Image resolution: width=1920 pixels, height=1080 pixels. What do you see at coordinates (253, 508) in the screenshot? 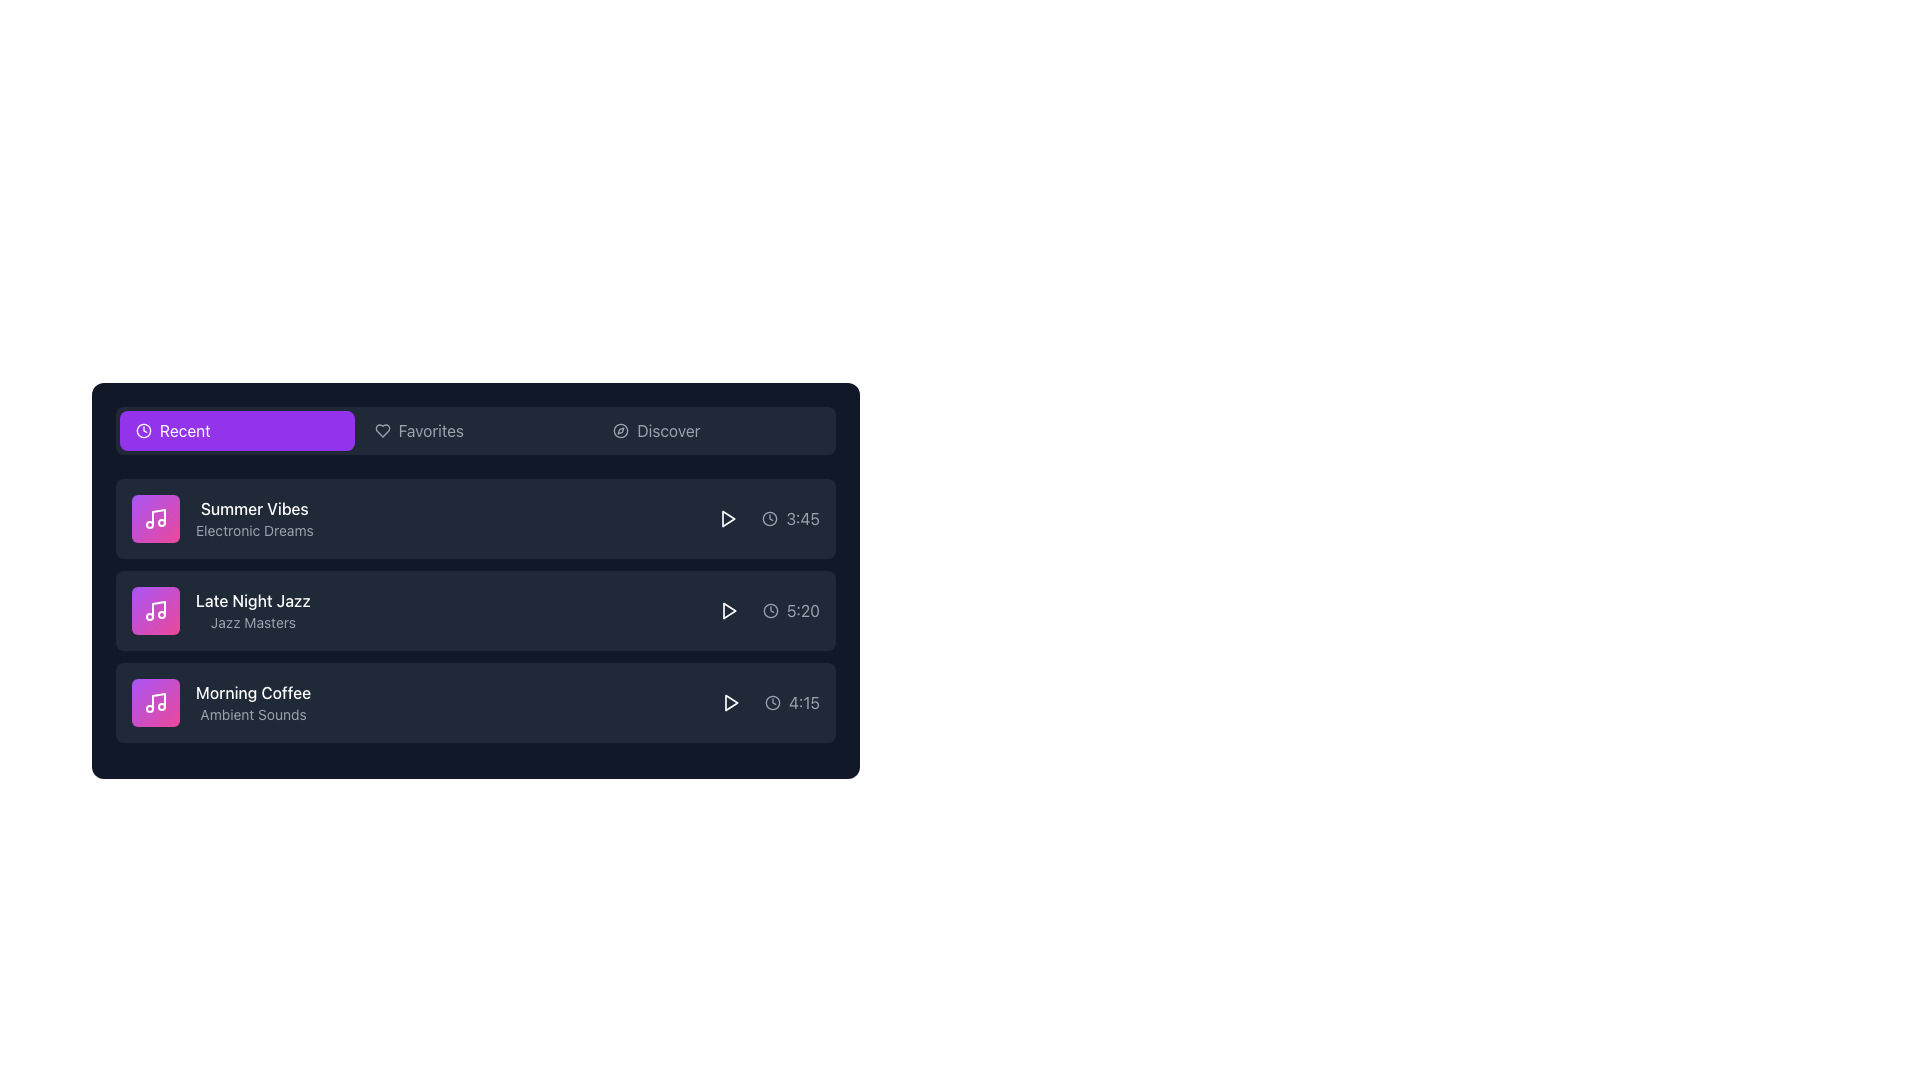
I see `text label 'Summer Vibes' which is styled with a white font and positioned in a list under the 'Recent' tab, above the 'Electronic Dreams' text` at bounding box center [253, 508].